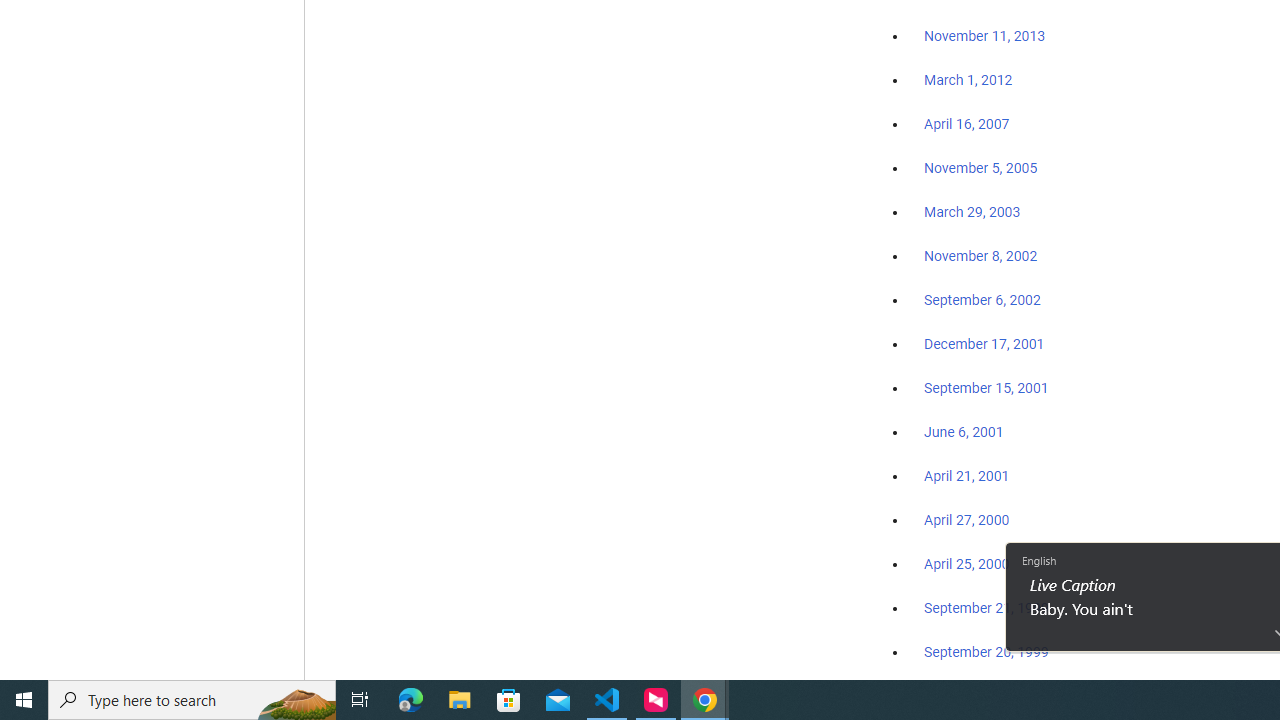 This screenshot has height=720, width=1280. What do you see at coordinates (606, 698) in the screenshot?
I see `'Visual Studio Code - 1 running window'` at bounding box center [606, 698].